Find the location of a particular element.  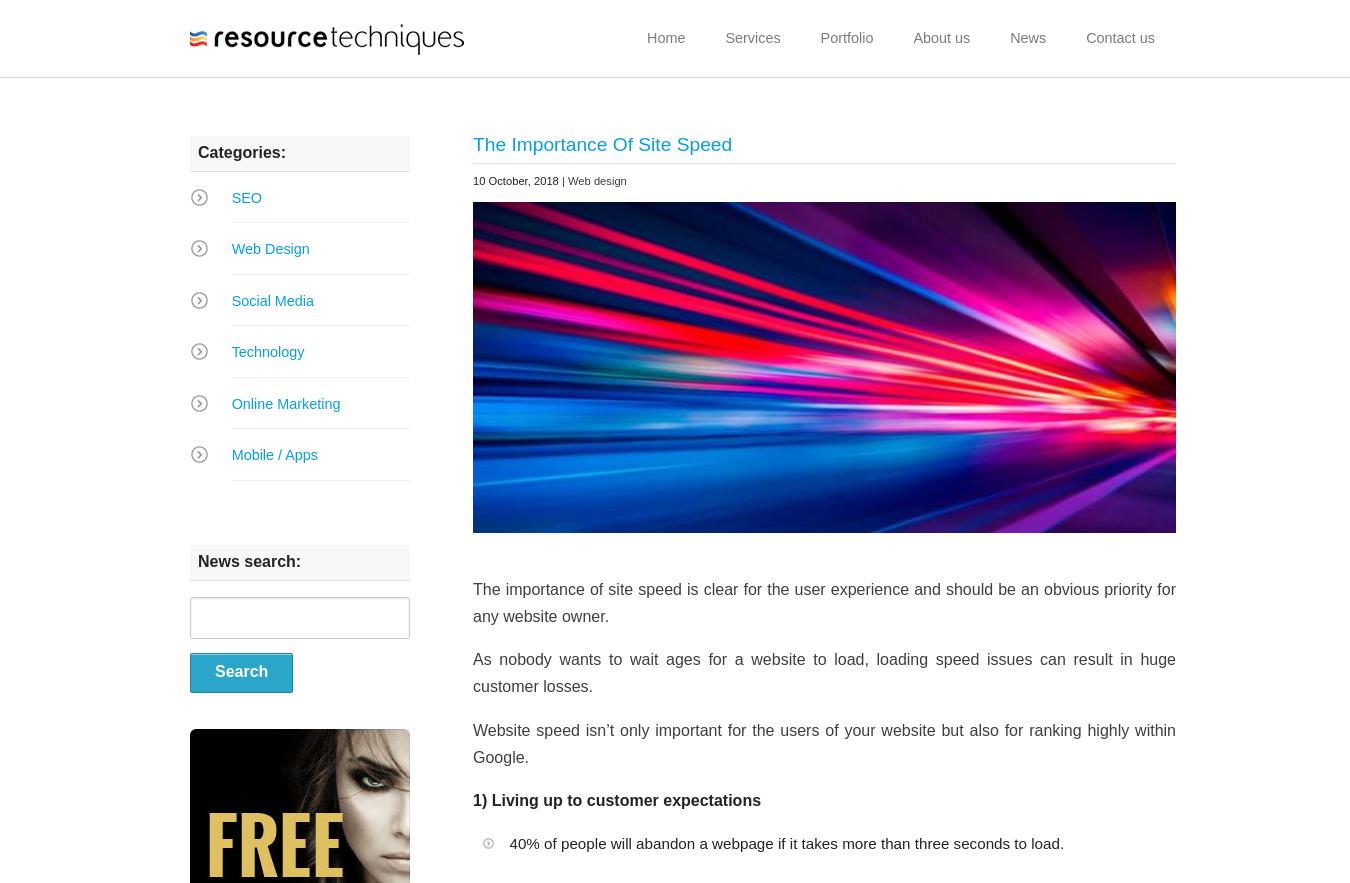

'Categories:' is located at coordinates (198, 151).